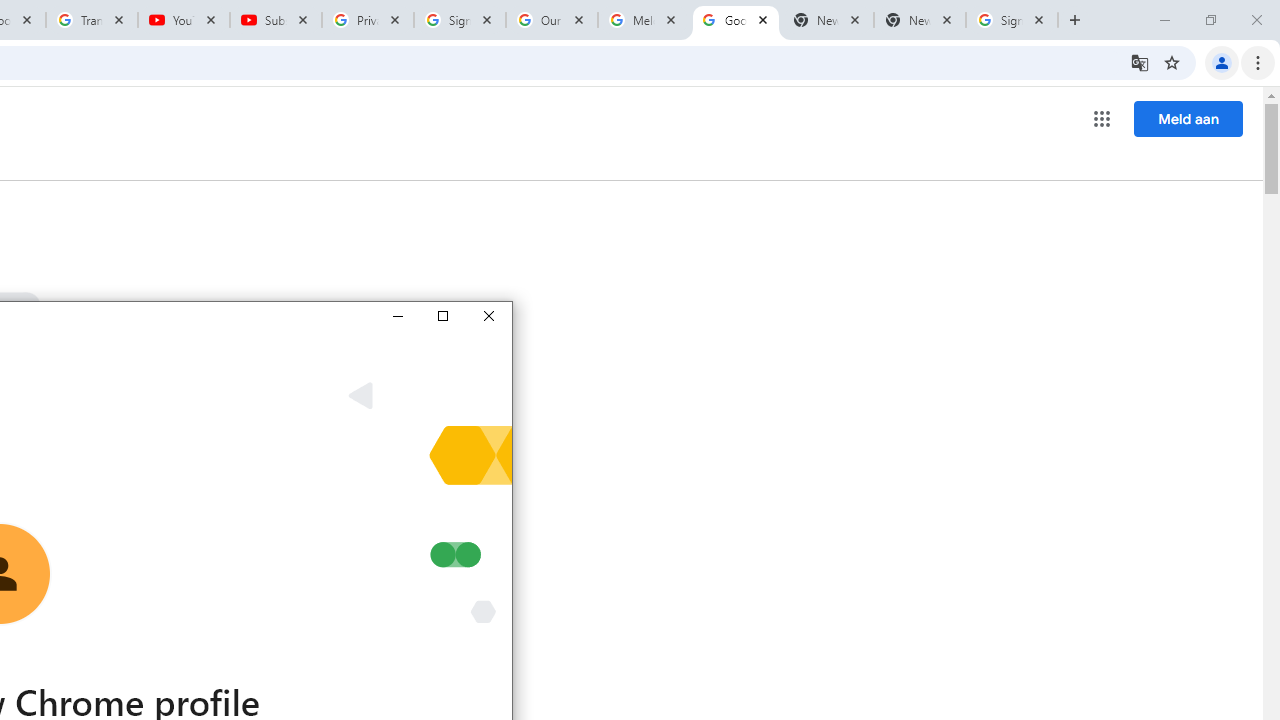 Image resolution: width=1280 pixels, height=720 pixels. What do you see at coordinates (1188, 118) in the screenshot?
I see `'Meld aan'` at bounding box center [1188, 118].